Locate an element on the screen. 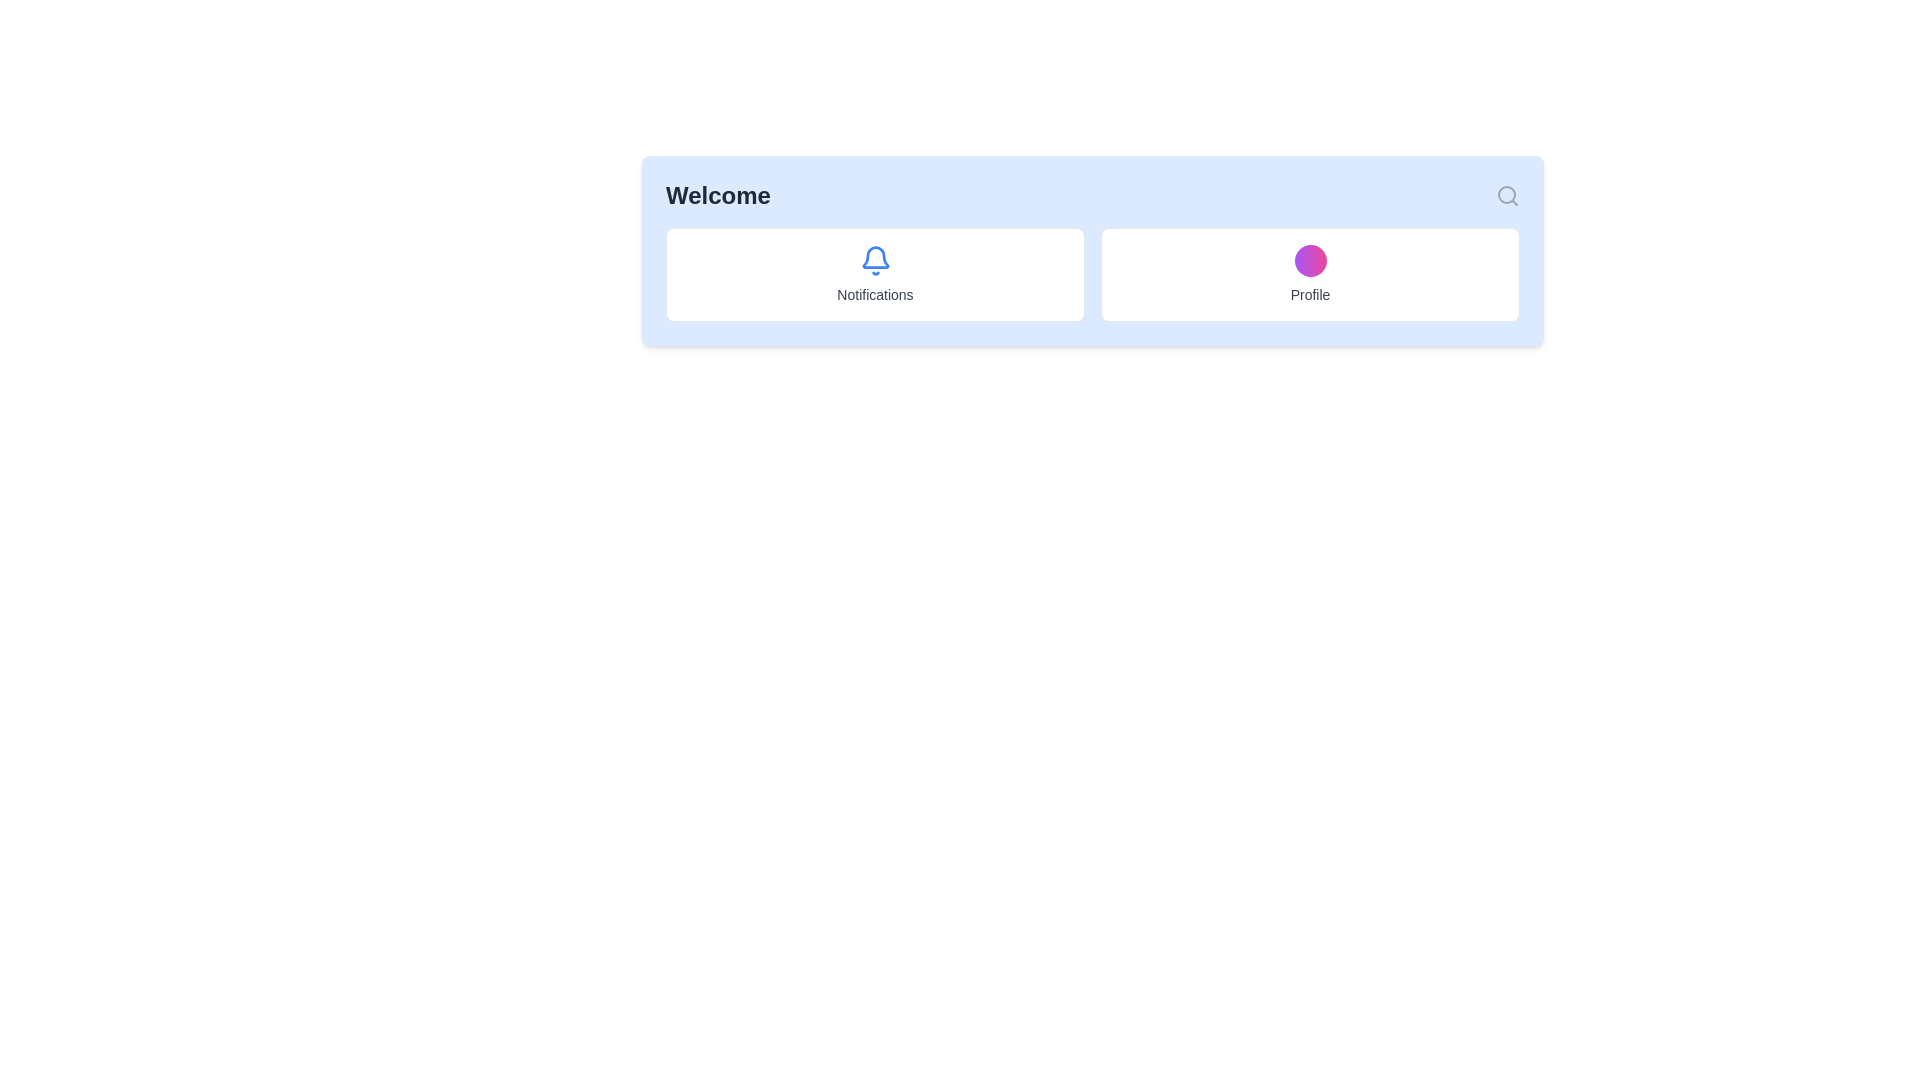 This screenshot has width=1920, height=1080. the search icon located in the top-right corner of the horizontal bar is located at coordinates (1507, 196).